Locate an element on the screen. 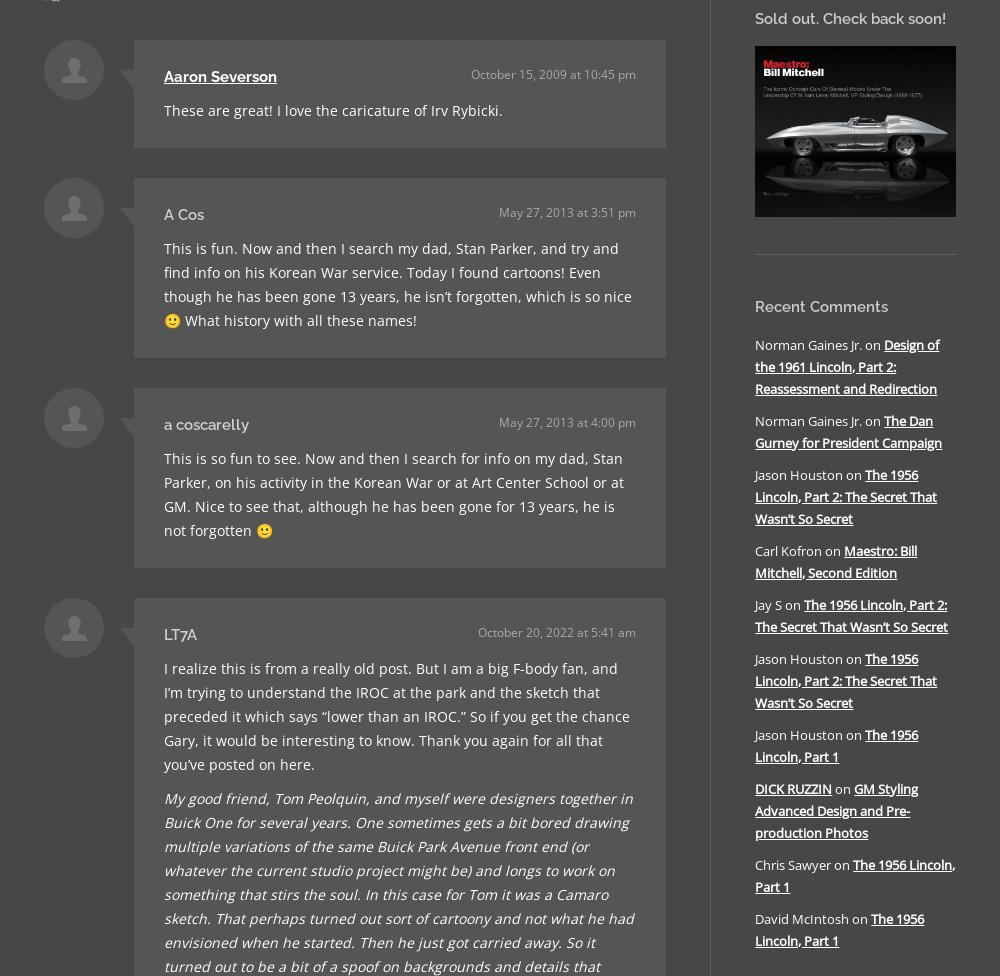  'LT7A' is located at coordinates (180, 633).